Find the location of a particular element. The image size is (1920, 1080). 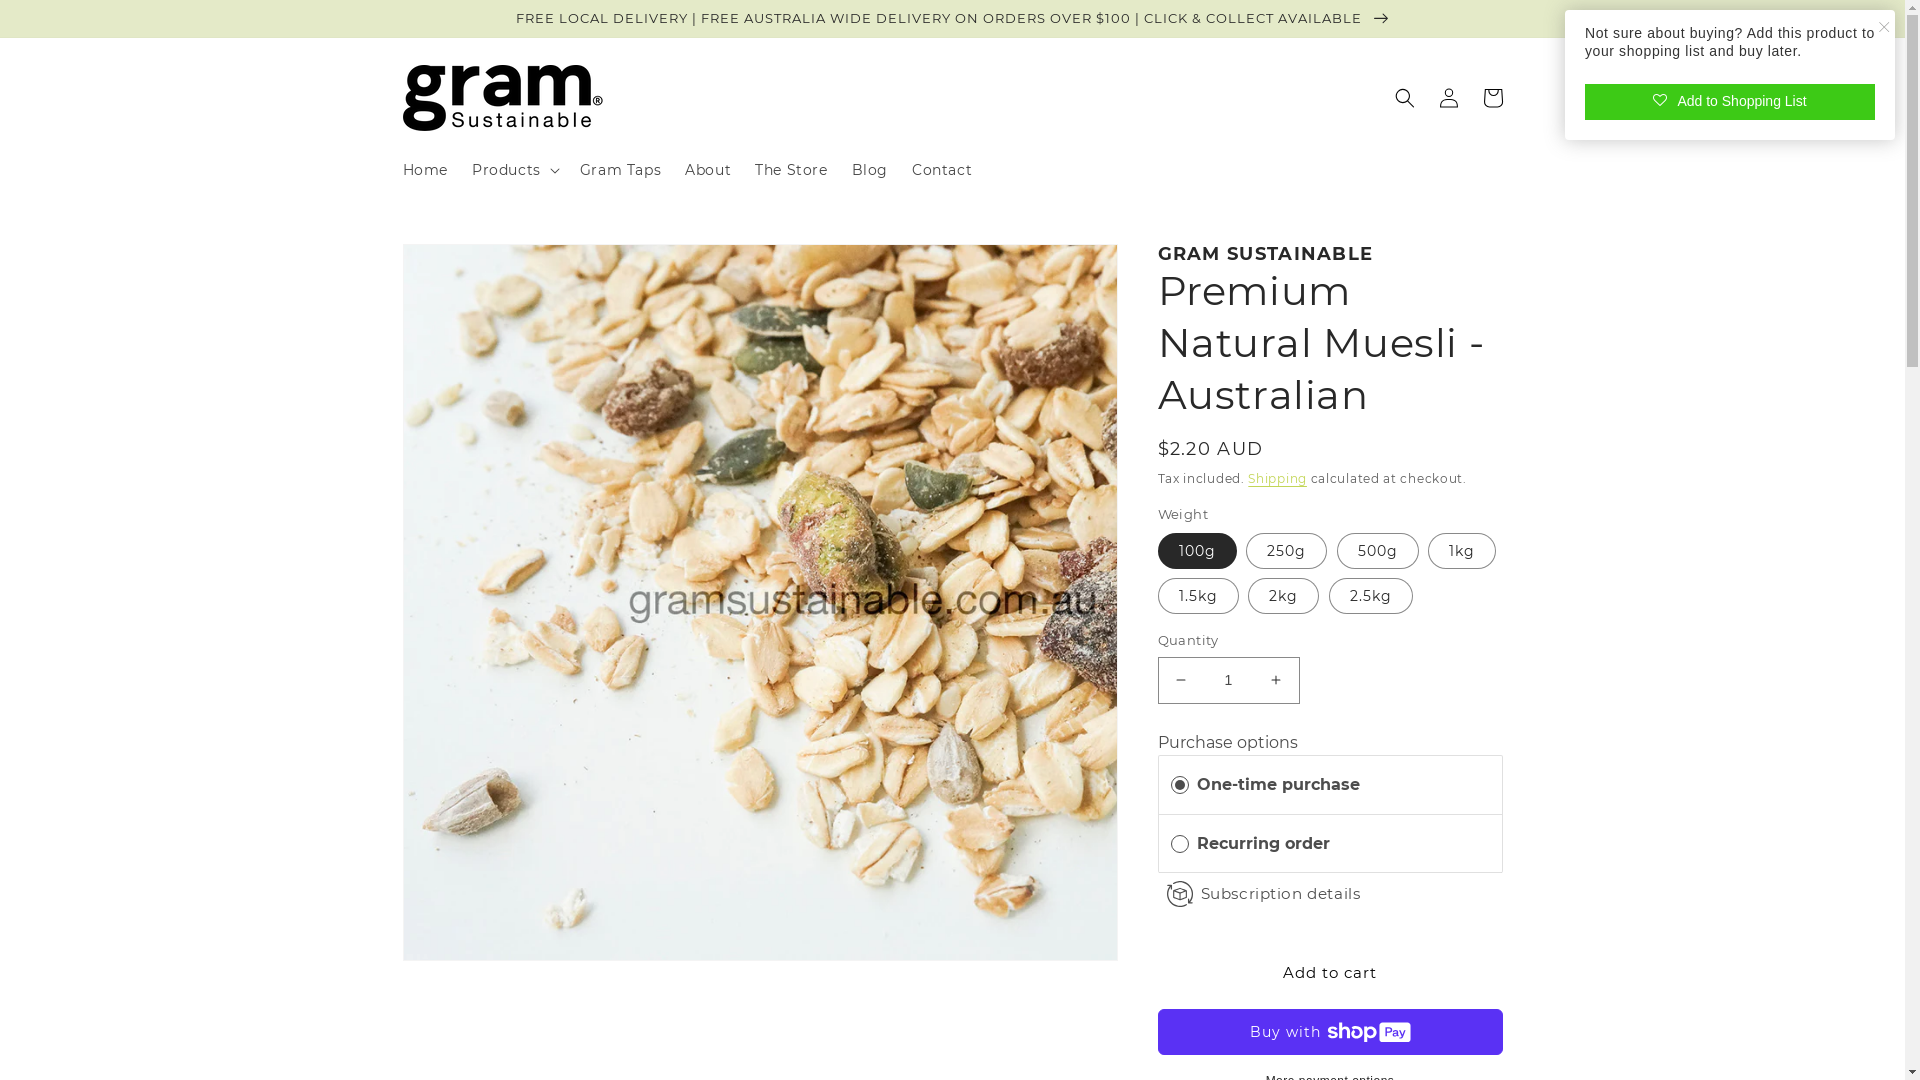

'Subscription details' is located at coordinates (1280, 892).